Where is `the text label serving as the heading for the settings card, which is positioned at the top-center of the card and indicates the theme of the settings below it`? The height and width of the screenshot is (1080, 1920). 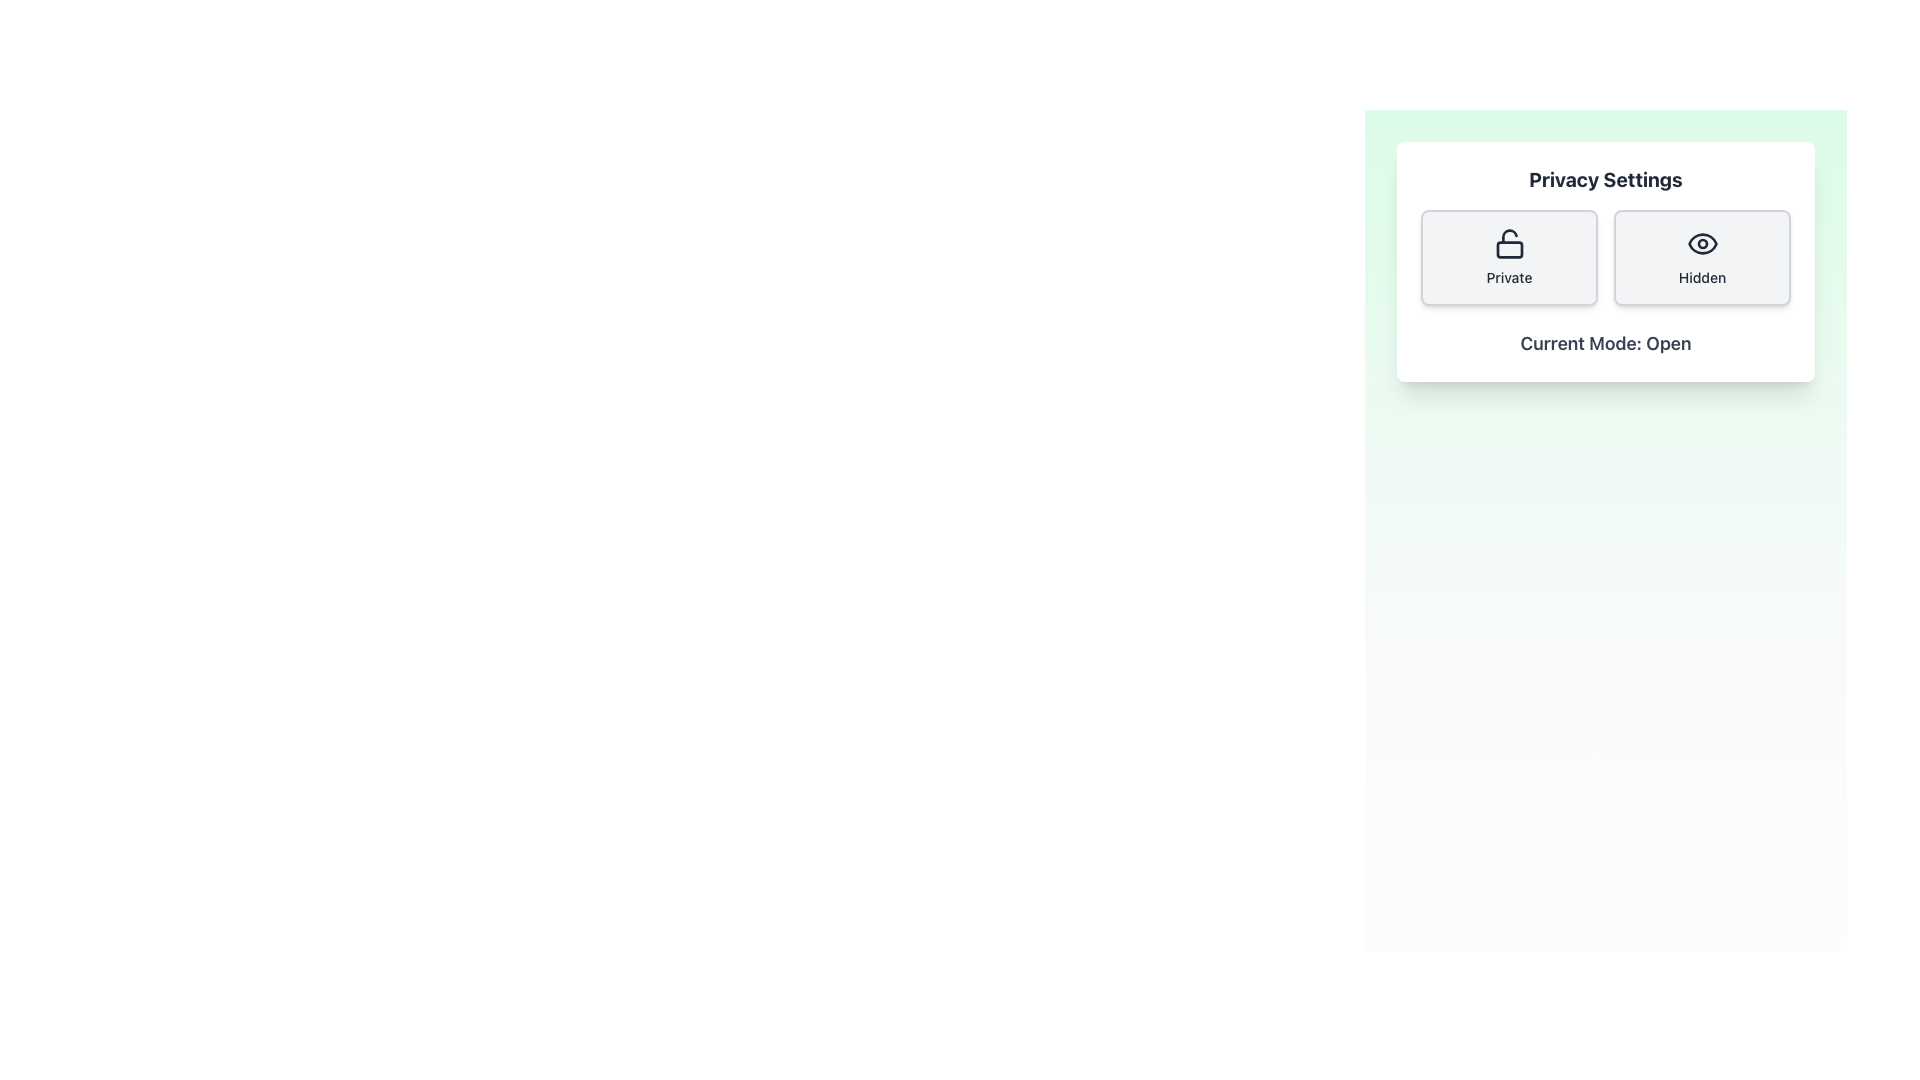 the text label serving as the heading for the settings card, which is positioned at the top-center of the card and indicates the theme of the settings below it is located at coordinates (1606, 180).